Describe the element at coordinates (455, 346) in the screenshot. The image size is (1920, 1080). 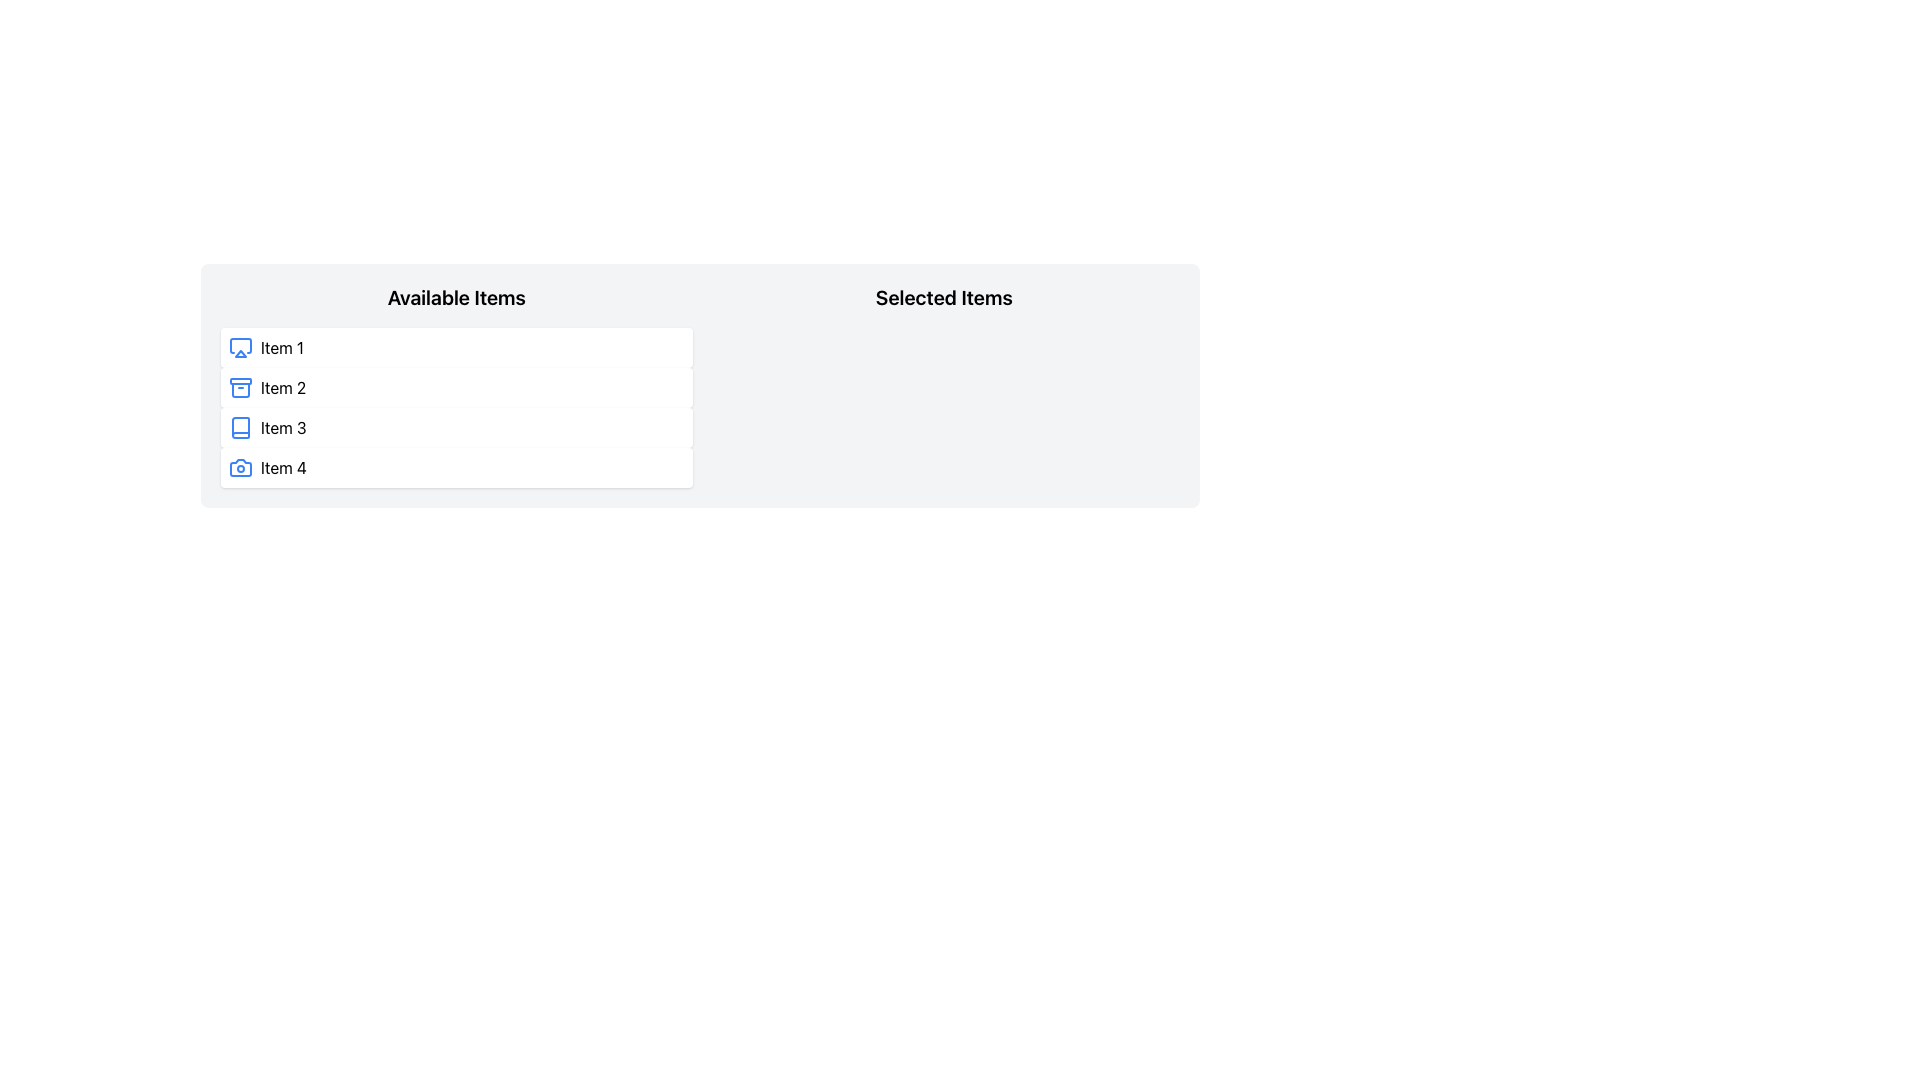
I see `the first list item labeled 'Item 1' in the 'Available Items' list` at that location.